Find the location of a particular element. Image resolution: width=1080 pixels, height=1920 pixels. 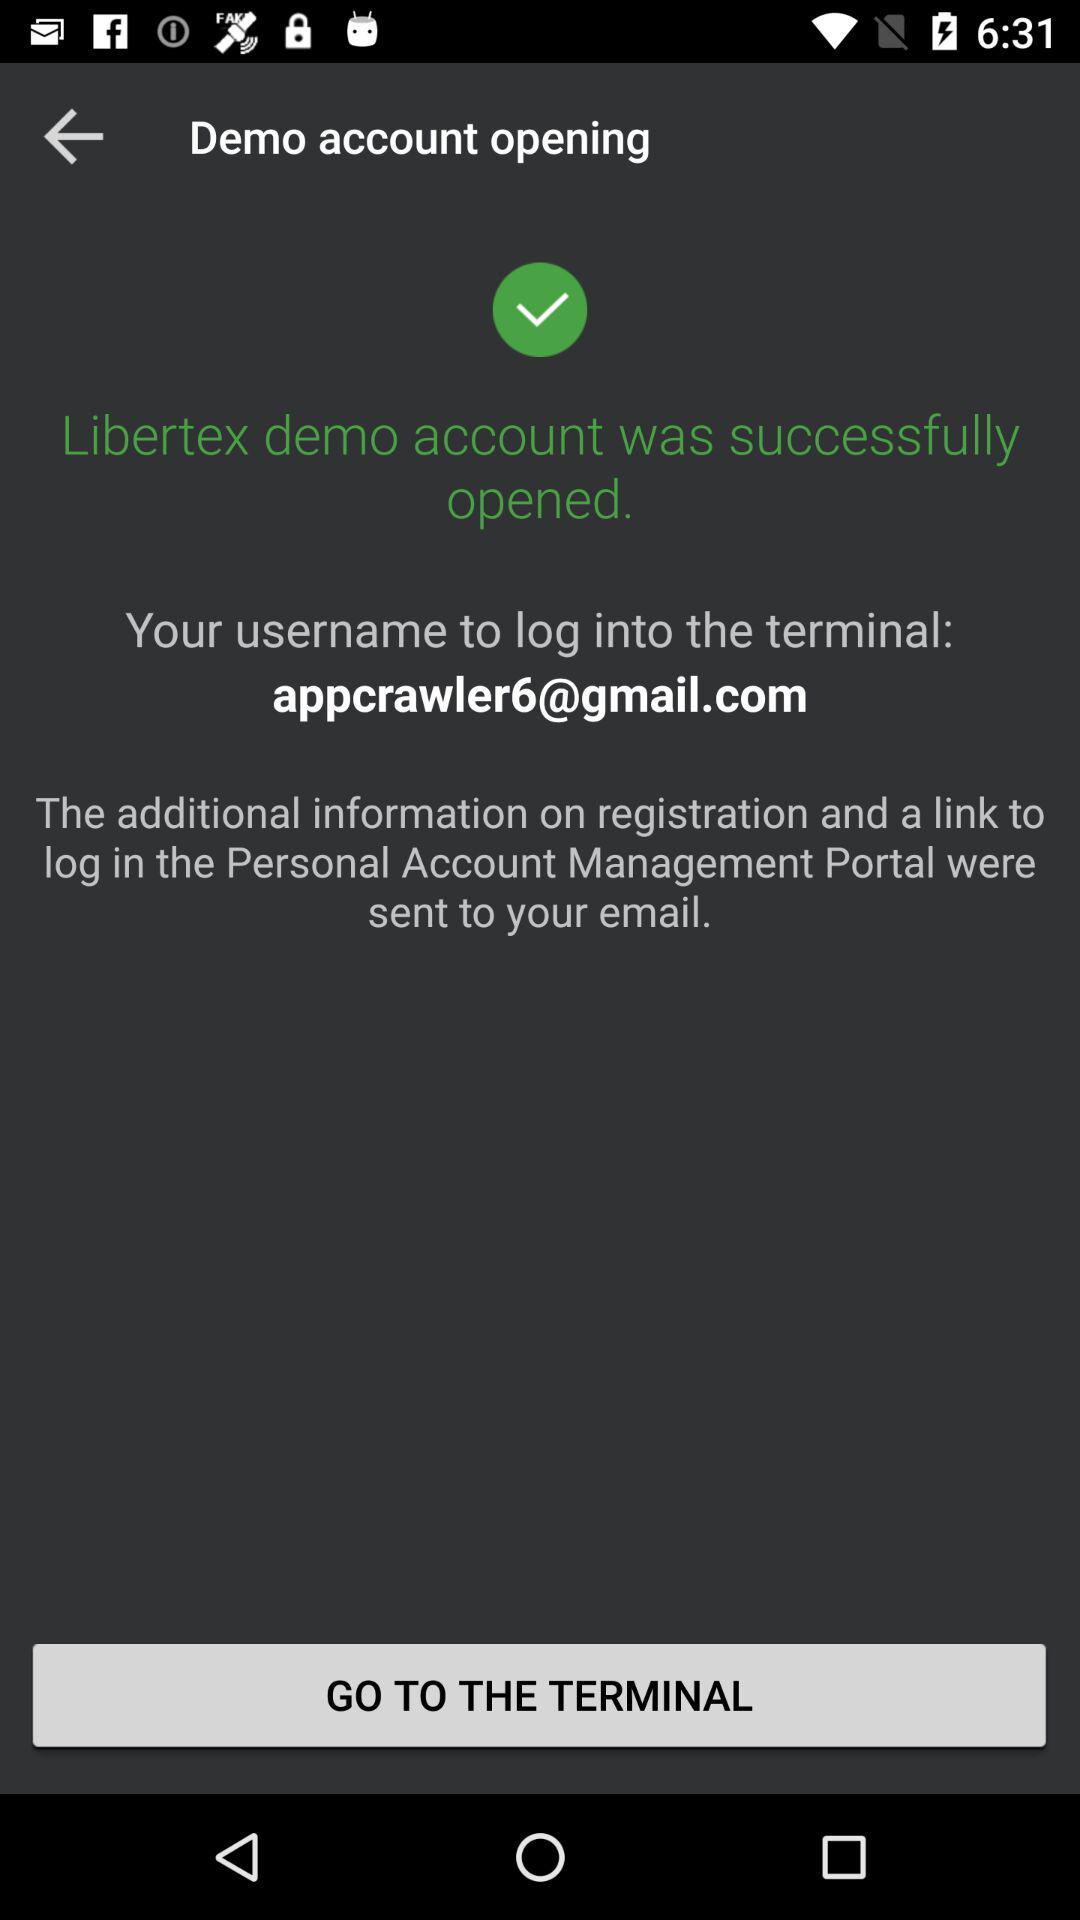

go back is located at coordinates (72, 135).